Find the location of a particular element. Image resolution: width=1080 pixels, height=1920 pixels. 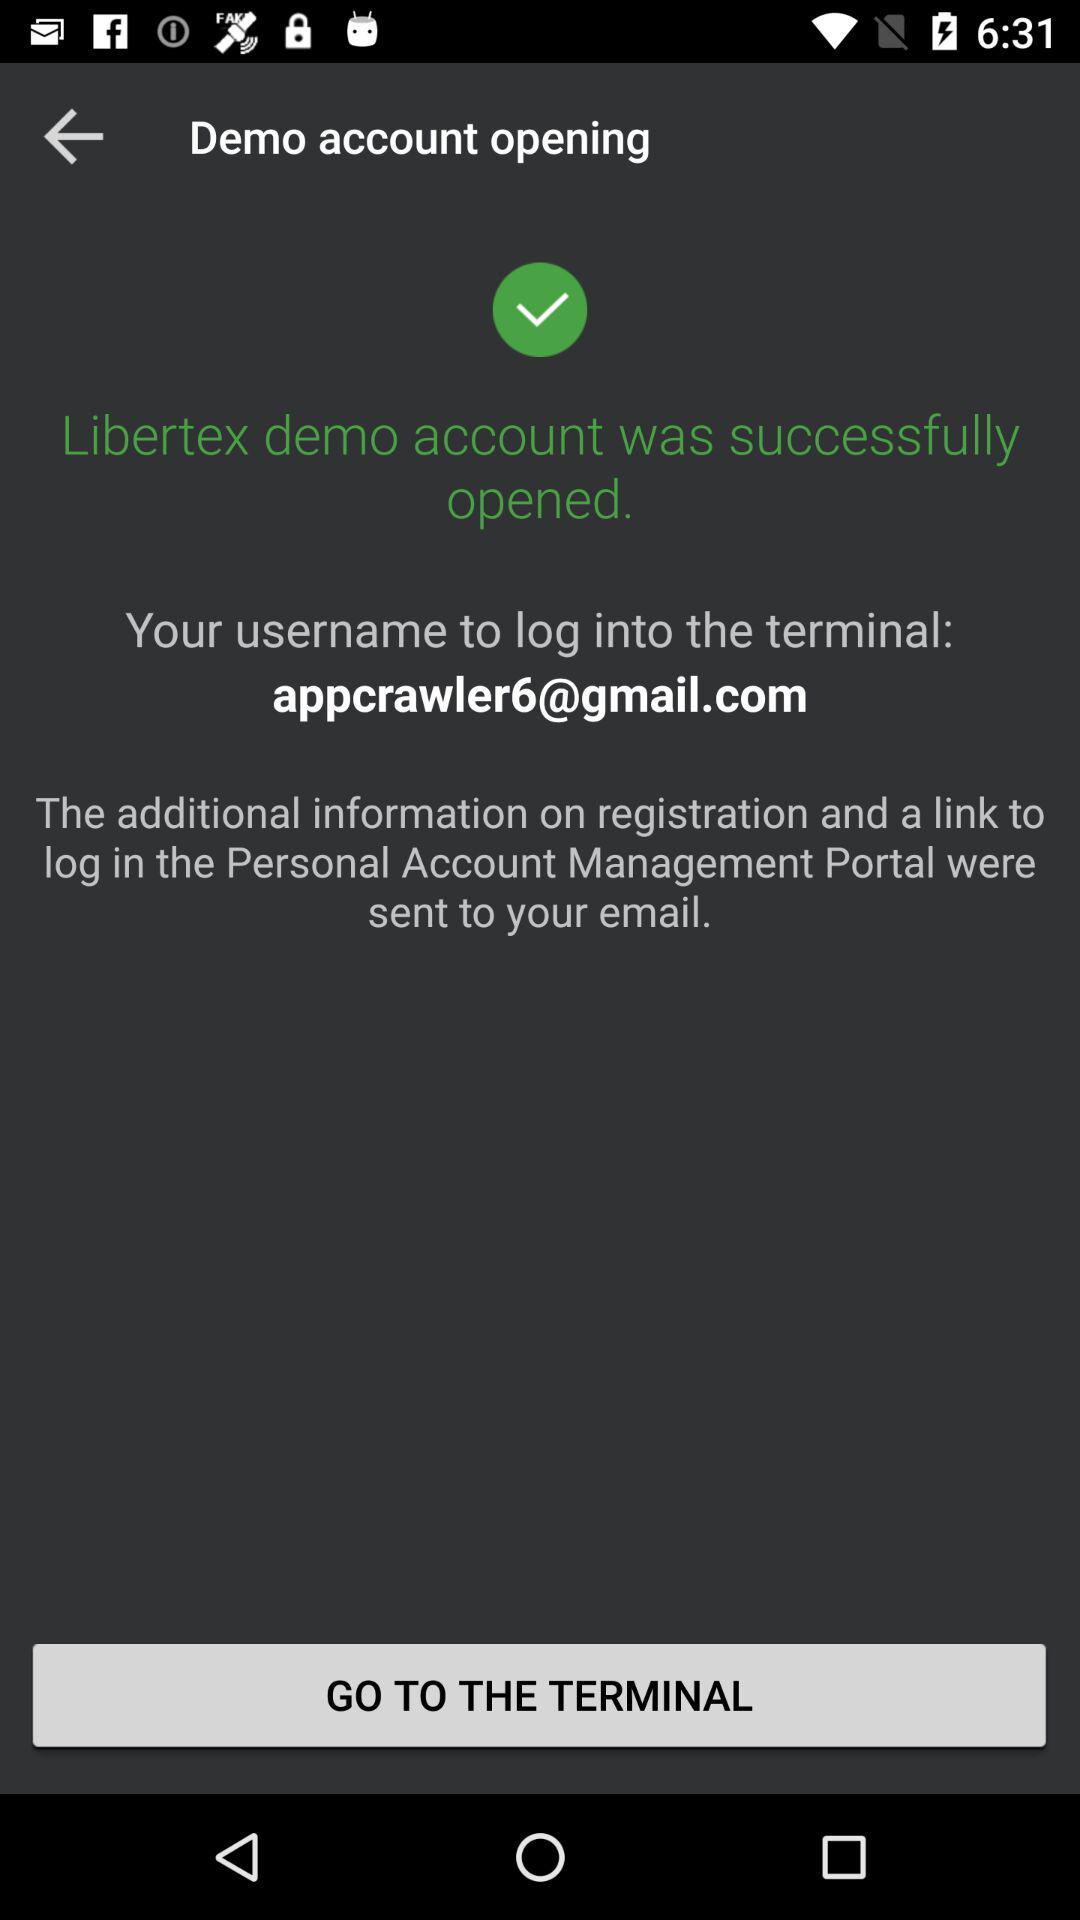

go back is located at coordinates (72, 135).